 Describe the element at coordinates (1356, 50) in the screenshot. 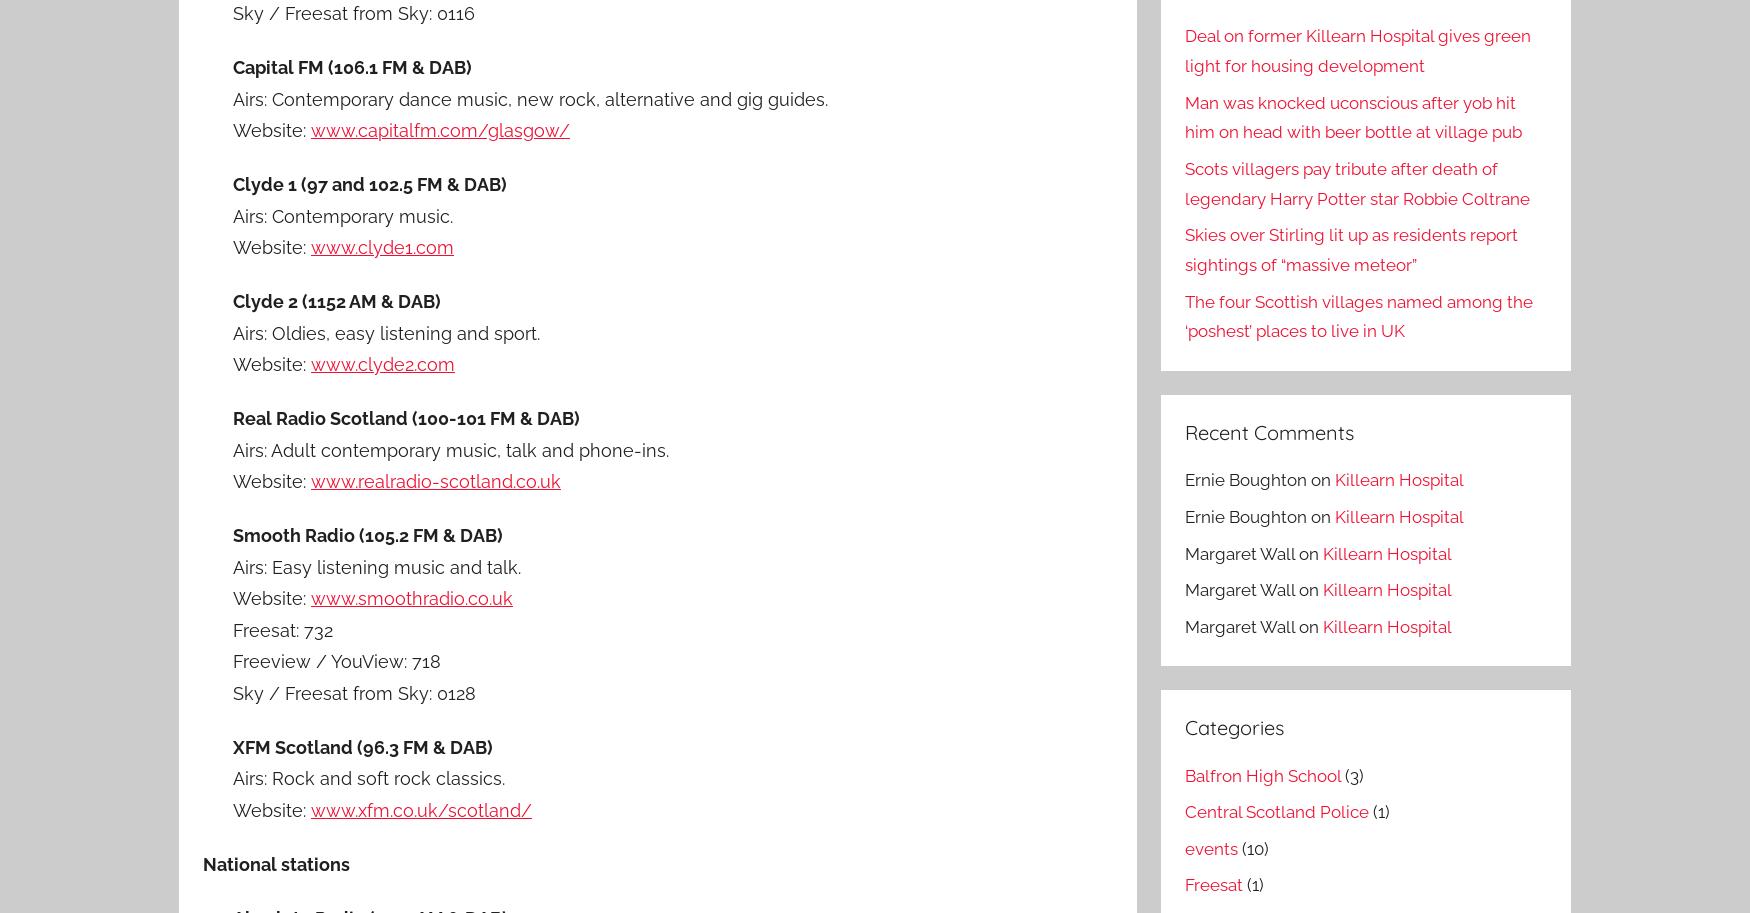

I see `'Deal on former Killearn Hospital gives green light for housing development'` at that location.